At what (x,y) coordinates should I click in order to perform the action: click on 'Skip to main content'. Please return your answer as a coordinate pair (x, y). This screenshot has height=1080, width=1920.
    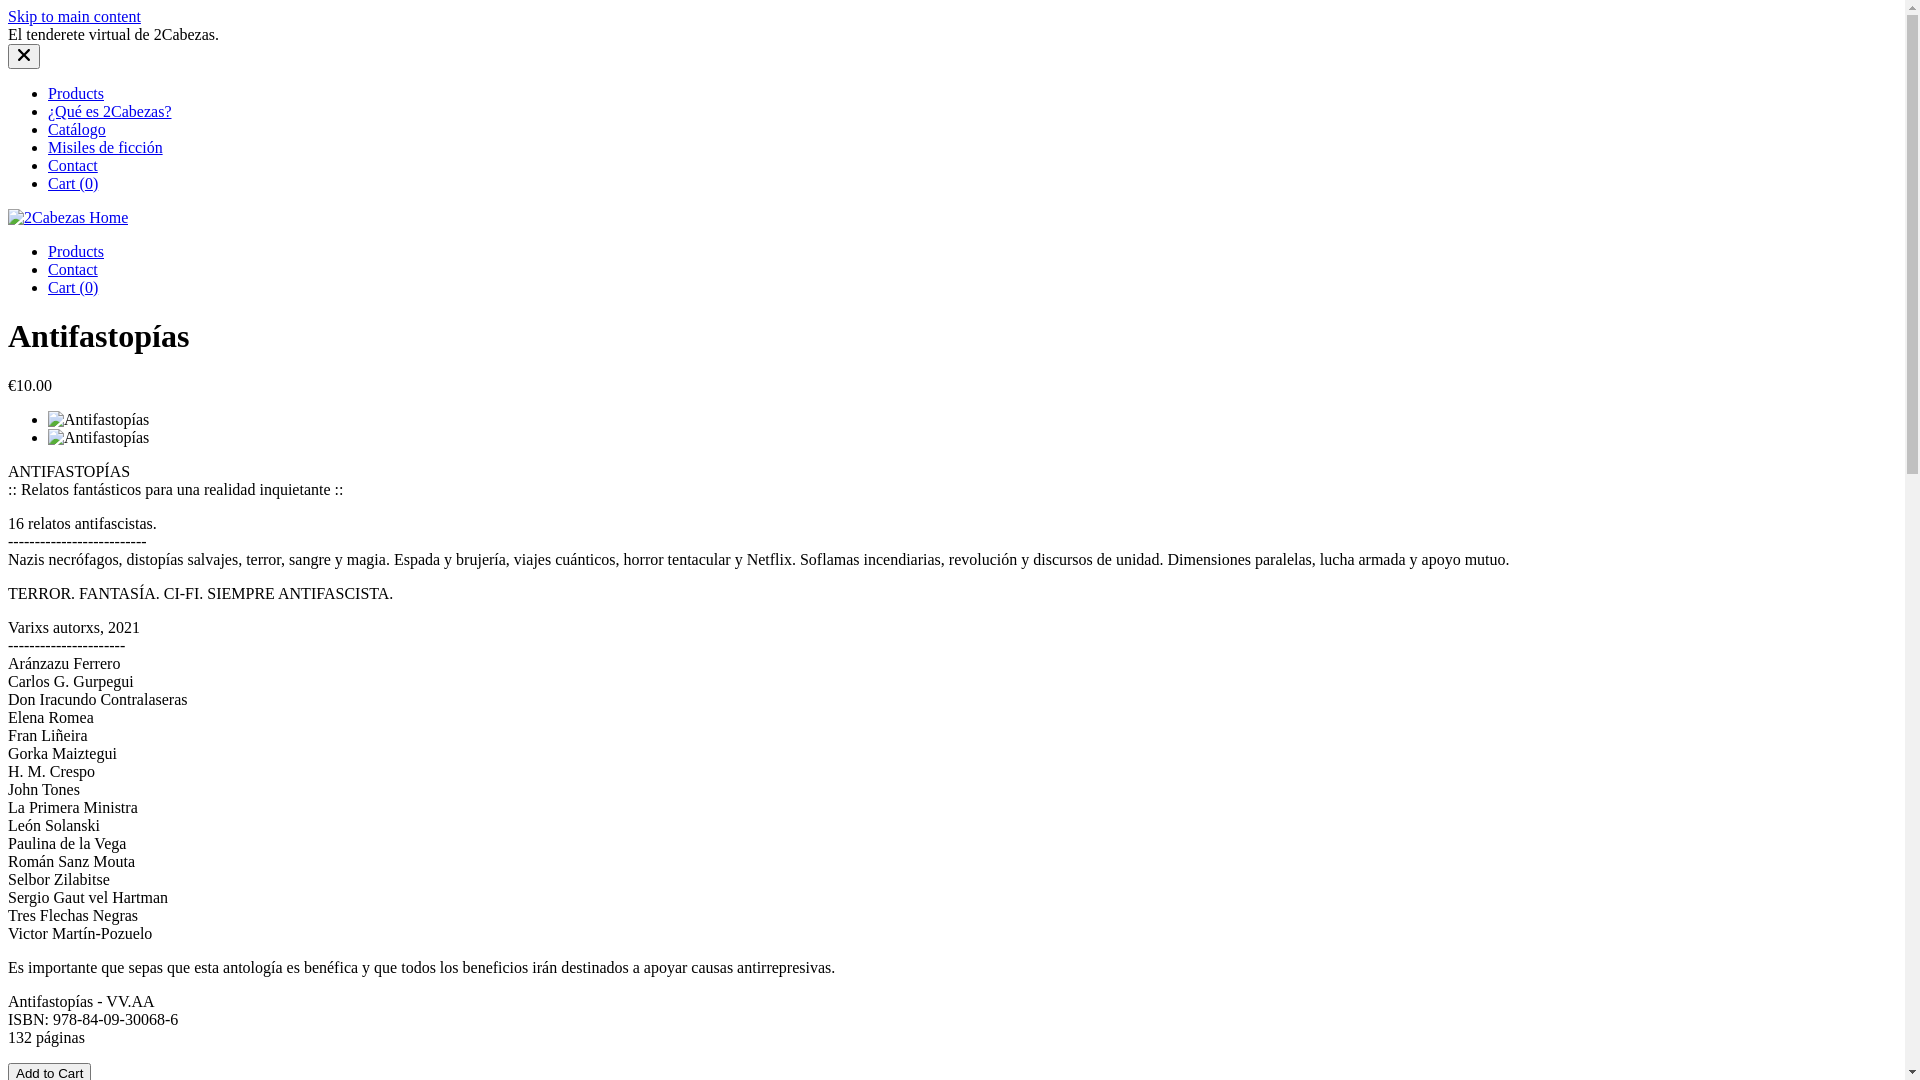
    Looking at the image, I should click on (74, 16).